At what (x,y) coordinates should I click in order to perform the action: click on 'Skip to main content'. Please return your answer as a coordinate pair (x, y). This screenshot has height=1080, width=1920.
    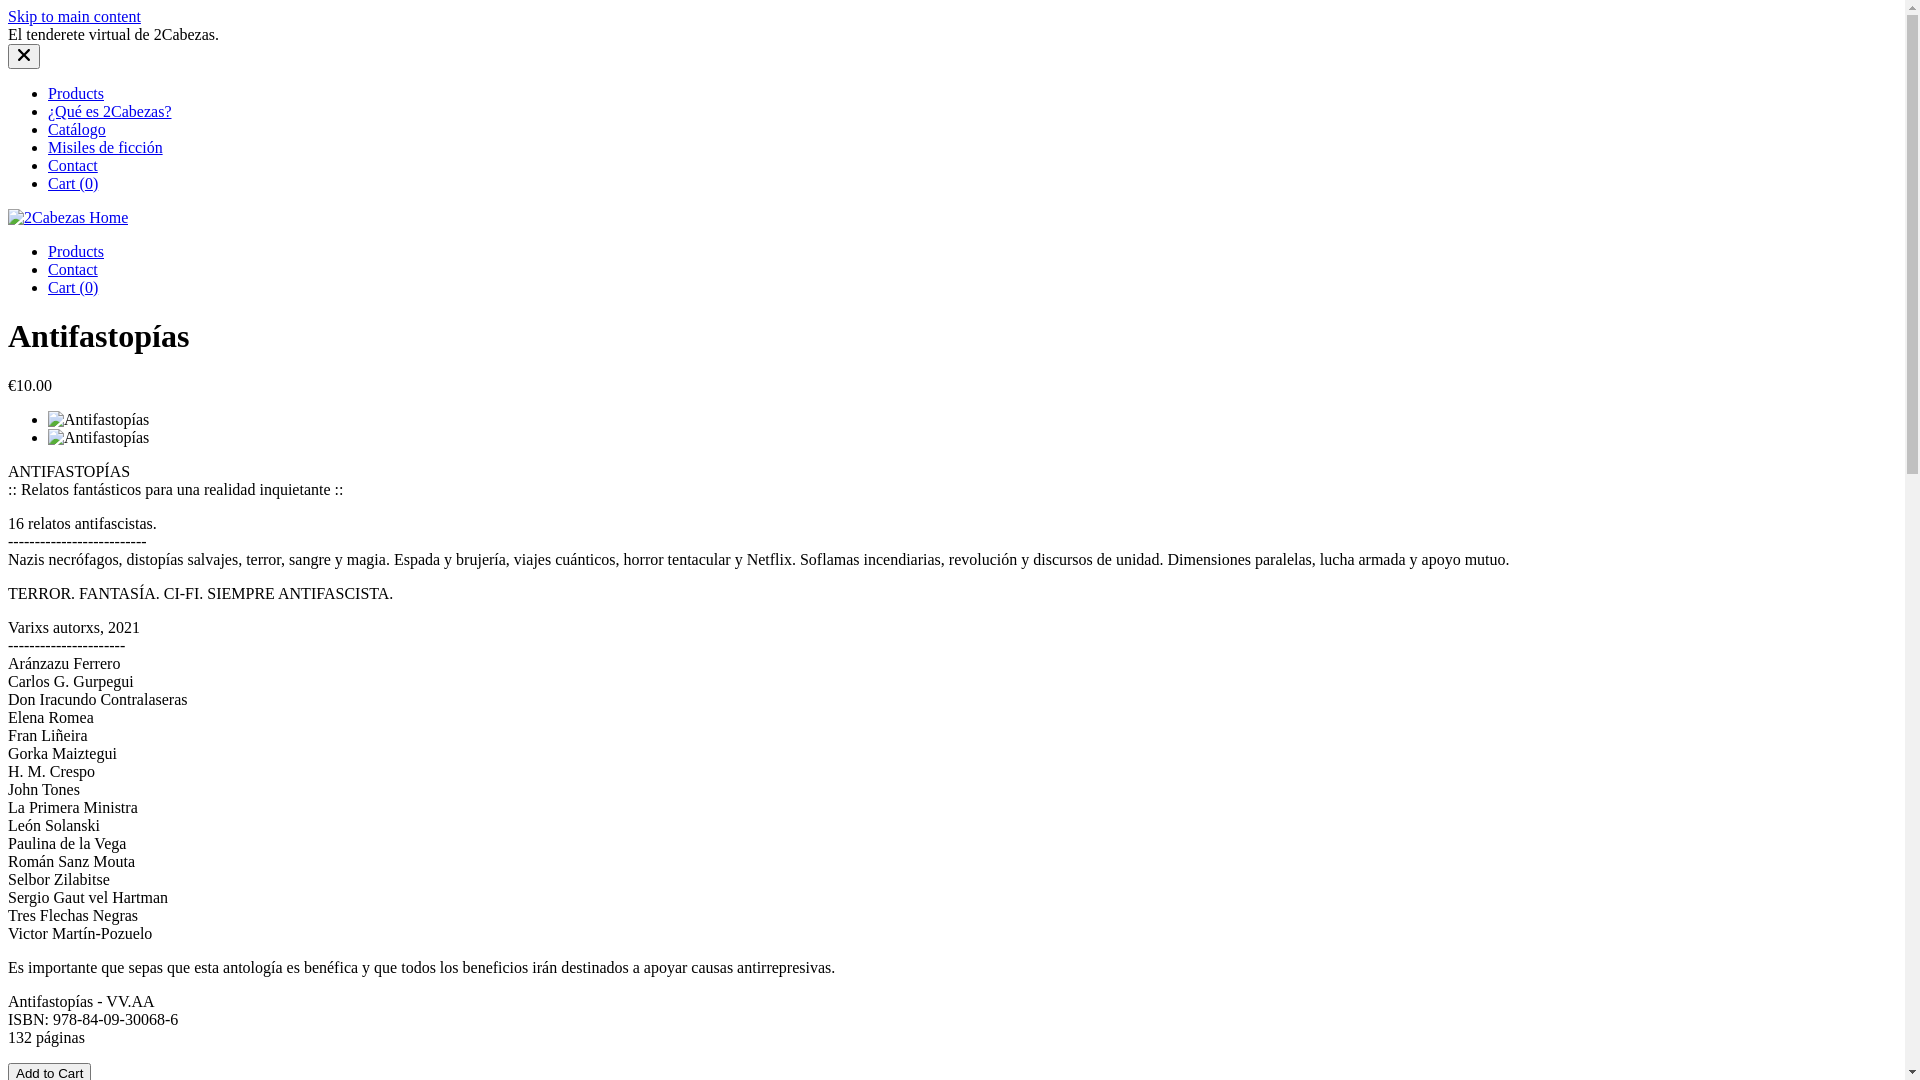
    Looking at the image, I should click on (74, 16).